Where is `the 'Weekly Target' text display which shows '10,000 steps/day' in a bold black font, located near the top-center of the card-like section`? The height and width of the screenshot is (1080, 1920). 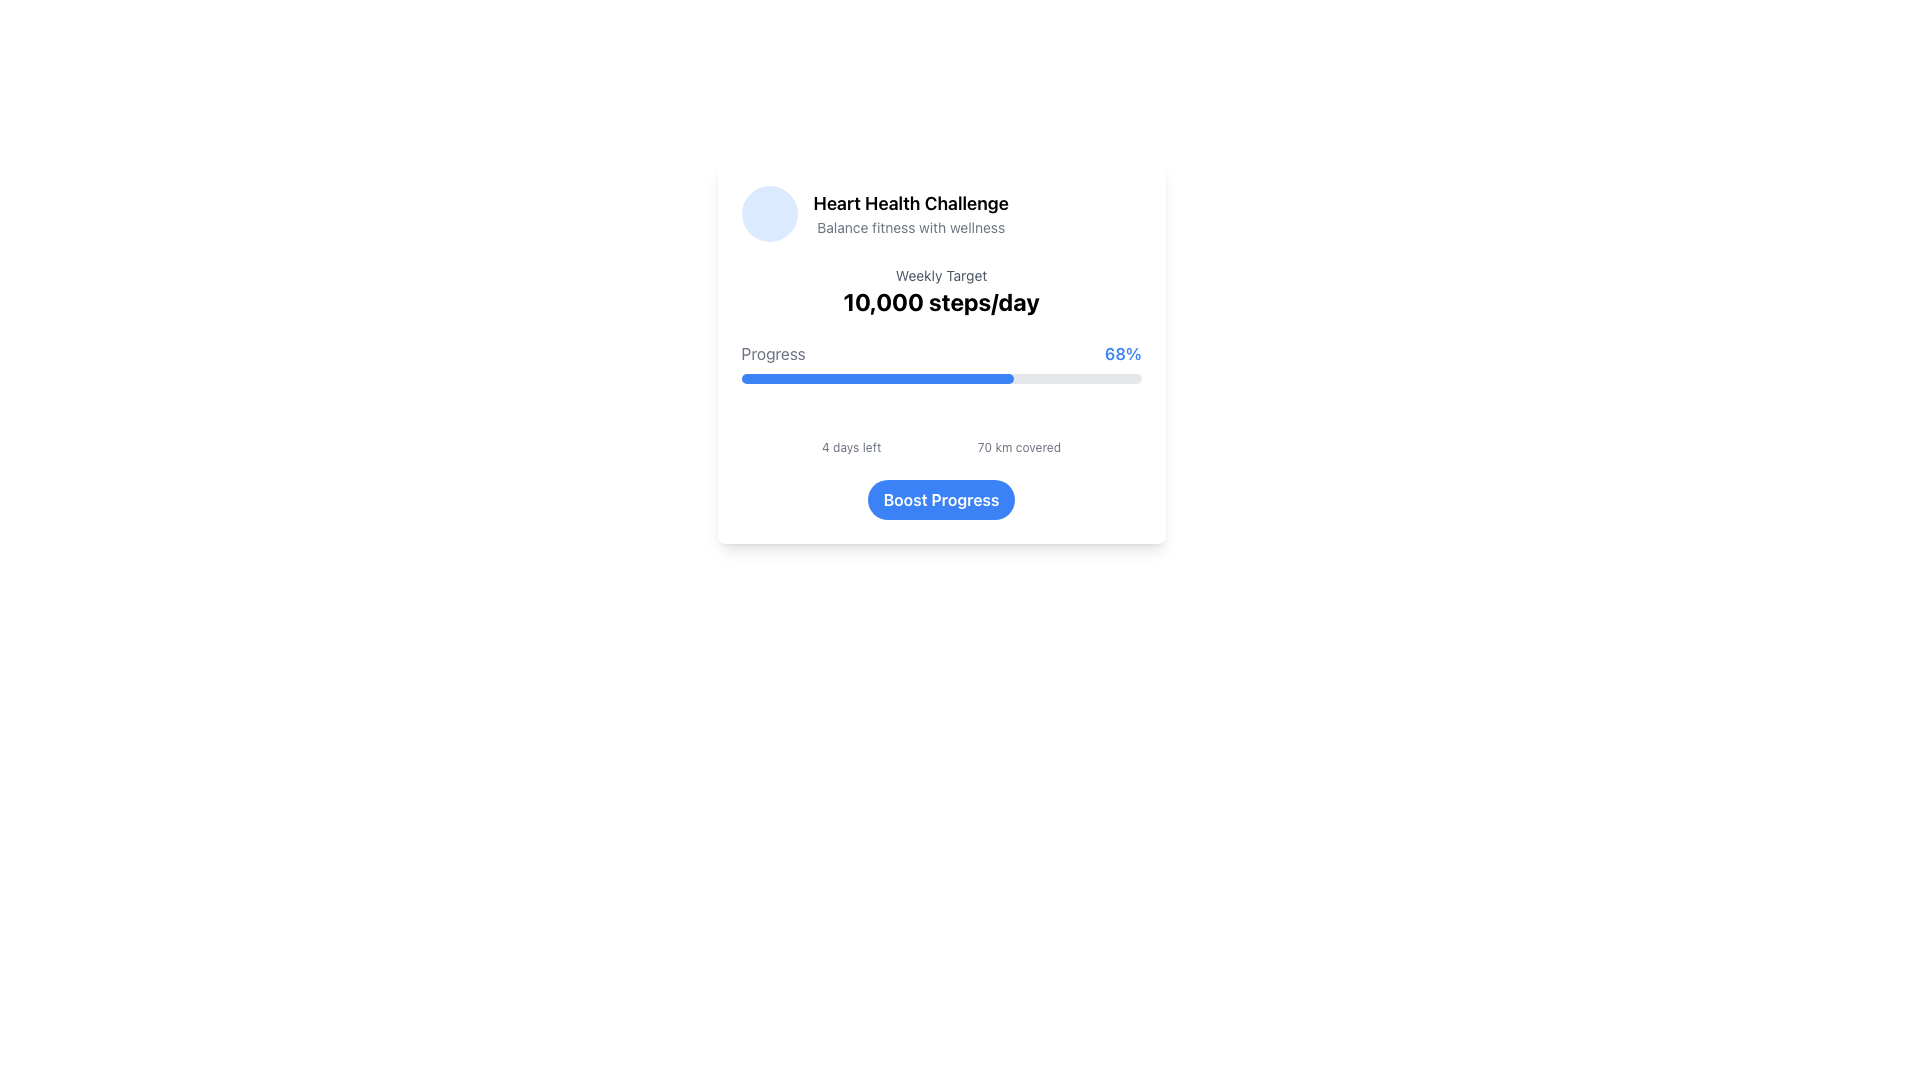 the 'Weekly Target' text display which shows '10,000 steps/day' in a bold black font, located near the top-center of the card-like section is located at coordinates (940, 292).